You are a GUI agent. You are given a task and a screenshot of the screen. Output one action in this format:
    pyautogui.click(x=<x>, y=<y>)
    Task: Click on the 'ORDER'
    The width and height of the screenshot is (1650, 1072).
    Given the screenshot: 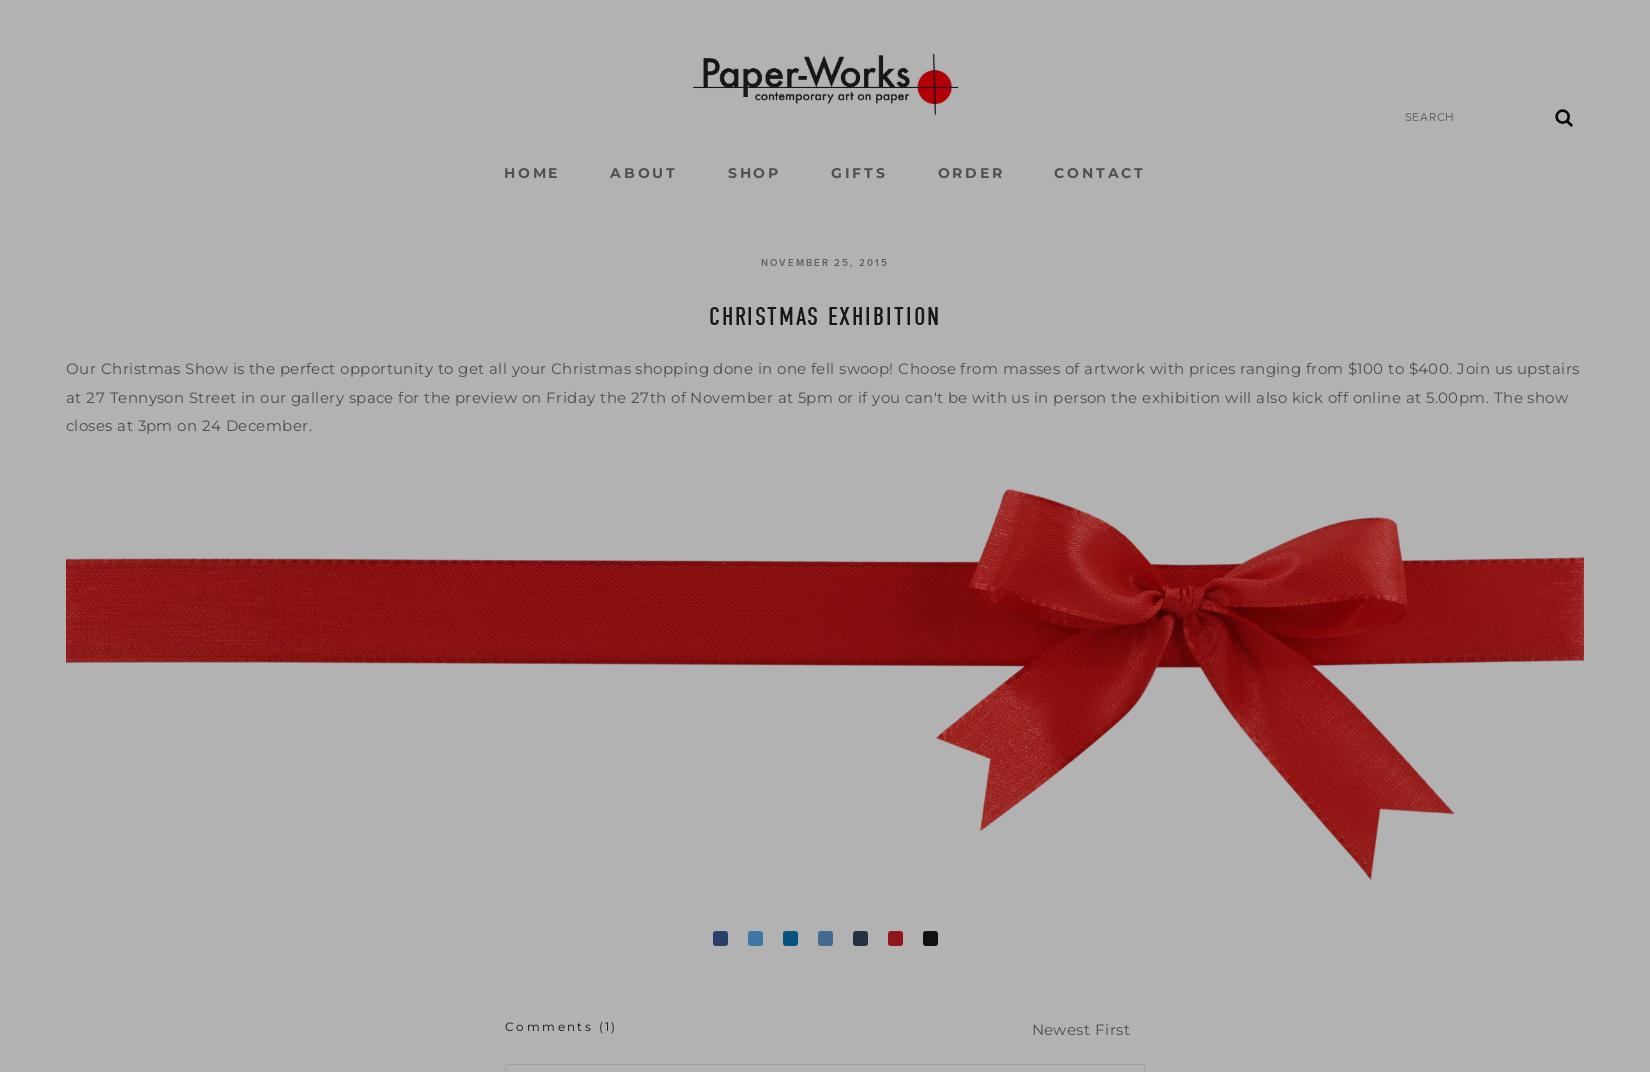 What is the action you would take?
    pyautogui.click(x=937, y=172)
    